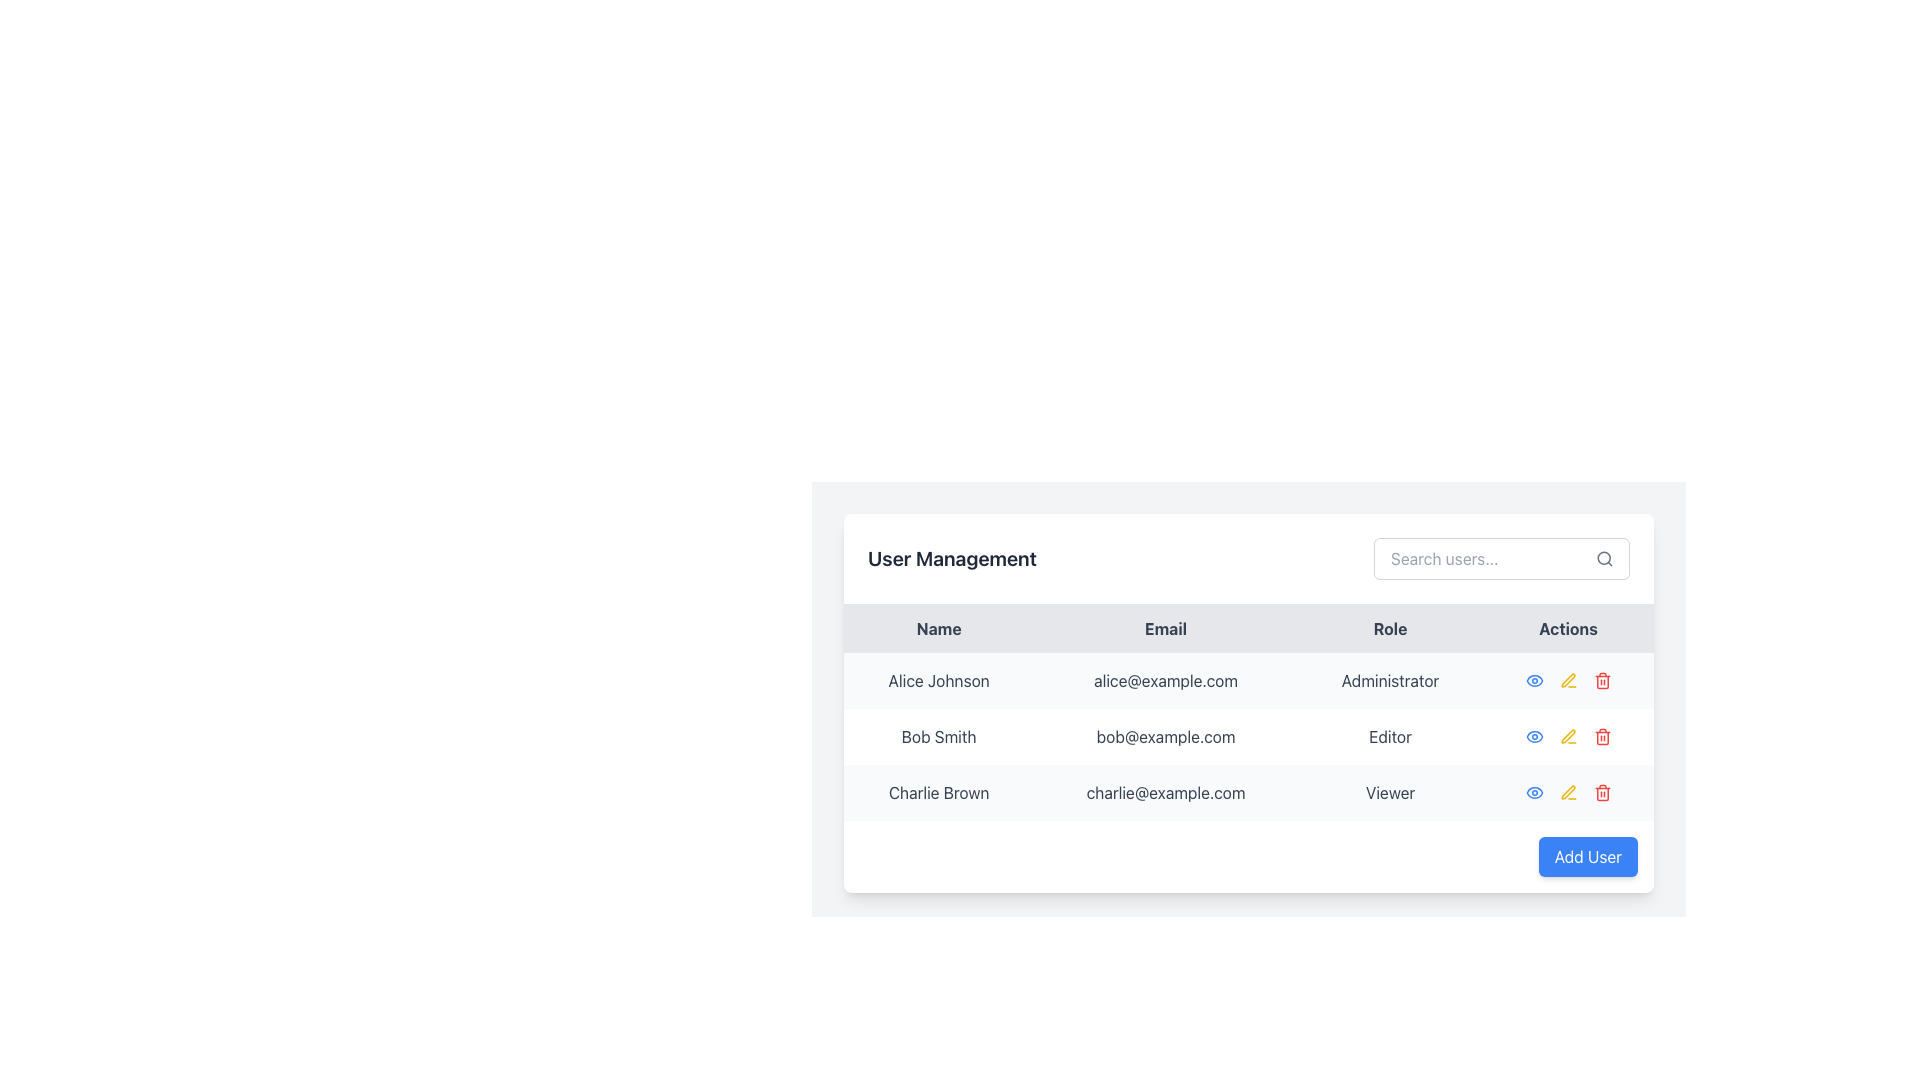 The height and width of the screenshot is (1080, 1920). Describe the element at coordinates (1567, 736) in the screenshot. I see `the pen-like icon in the 'Actions' column for 'Bob Smith'` at that location.